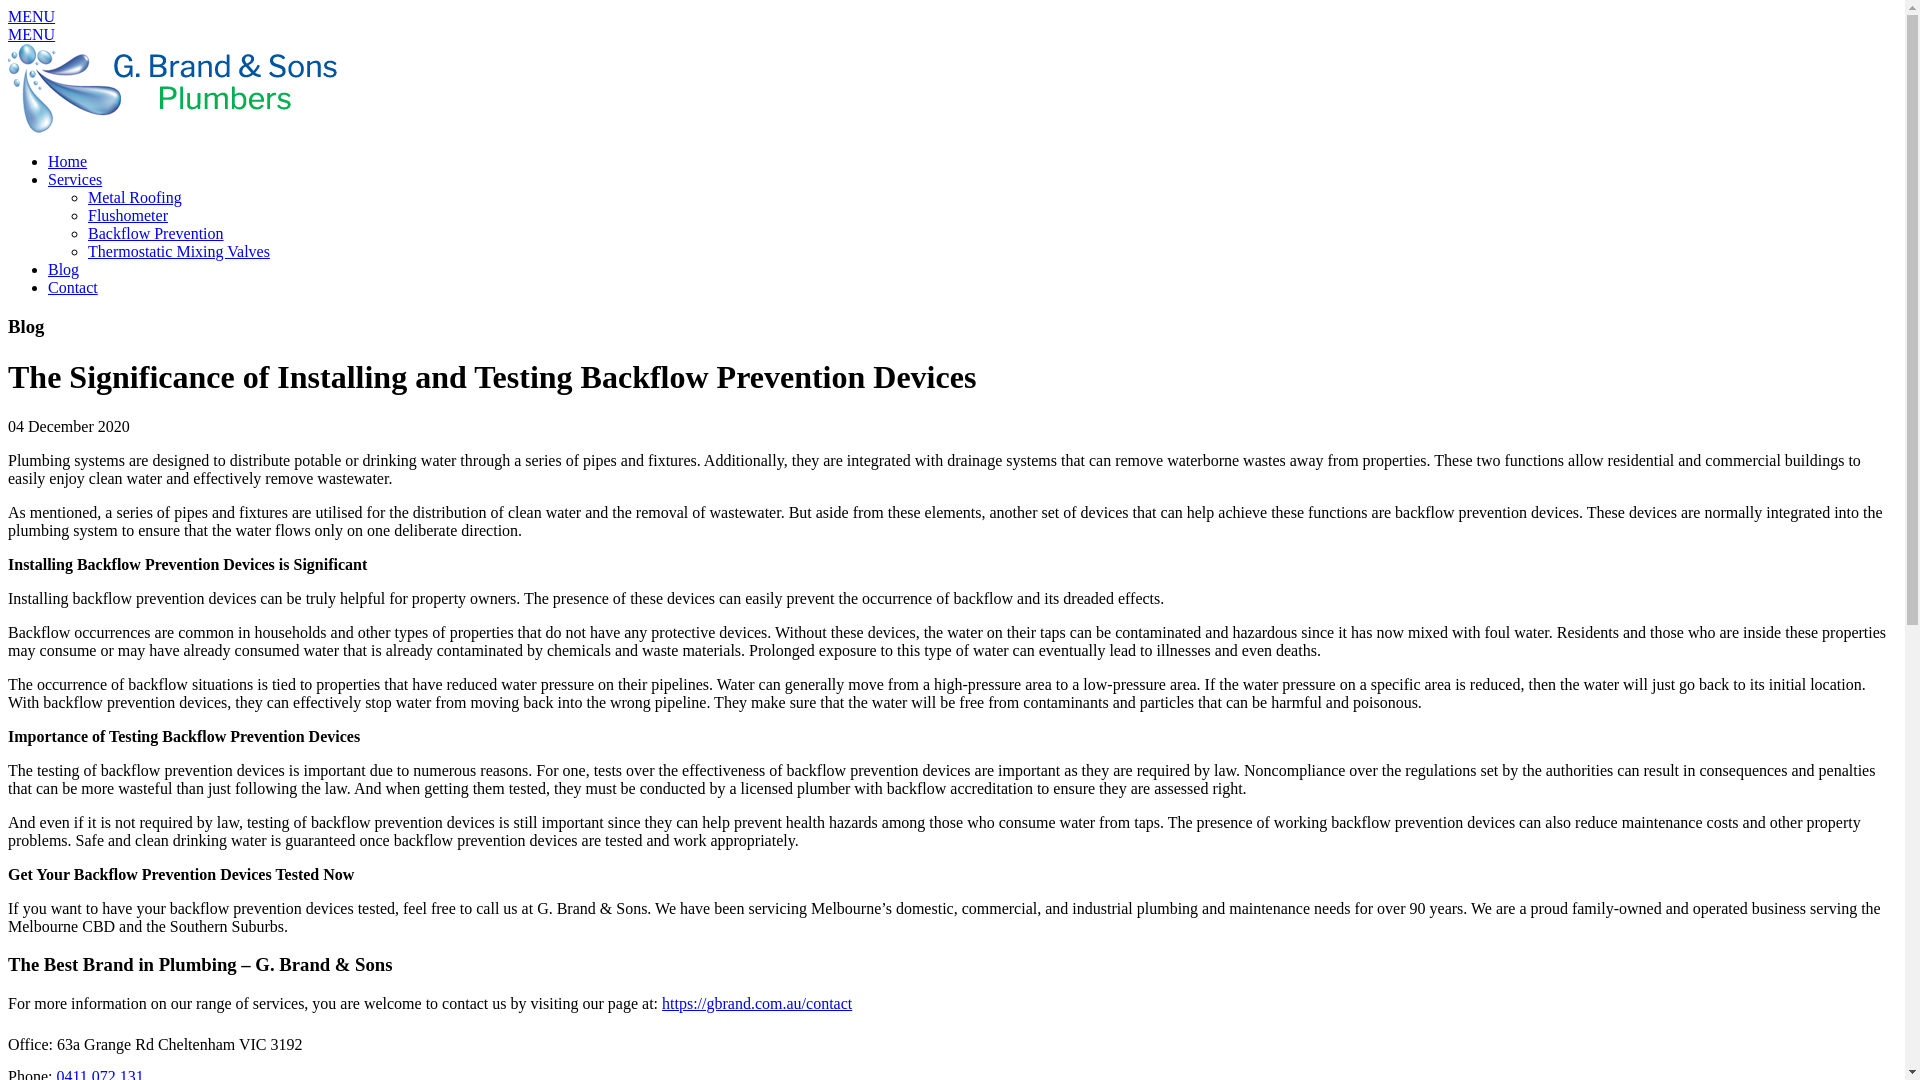 The width and height of the screenshot is (1920, 1080). Describe the element at coordinates (662, 1003) in the screenshot. I see `'https://gbrand.com.au/contact'` at that location.